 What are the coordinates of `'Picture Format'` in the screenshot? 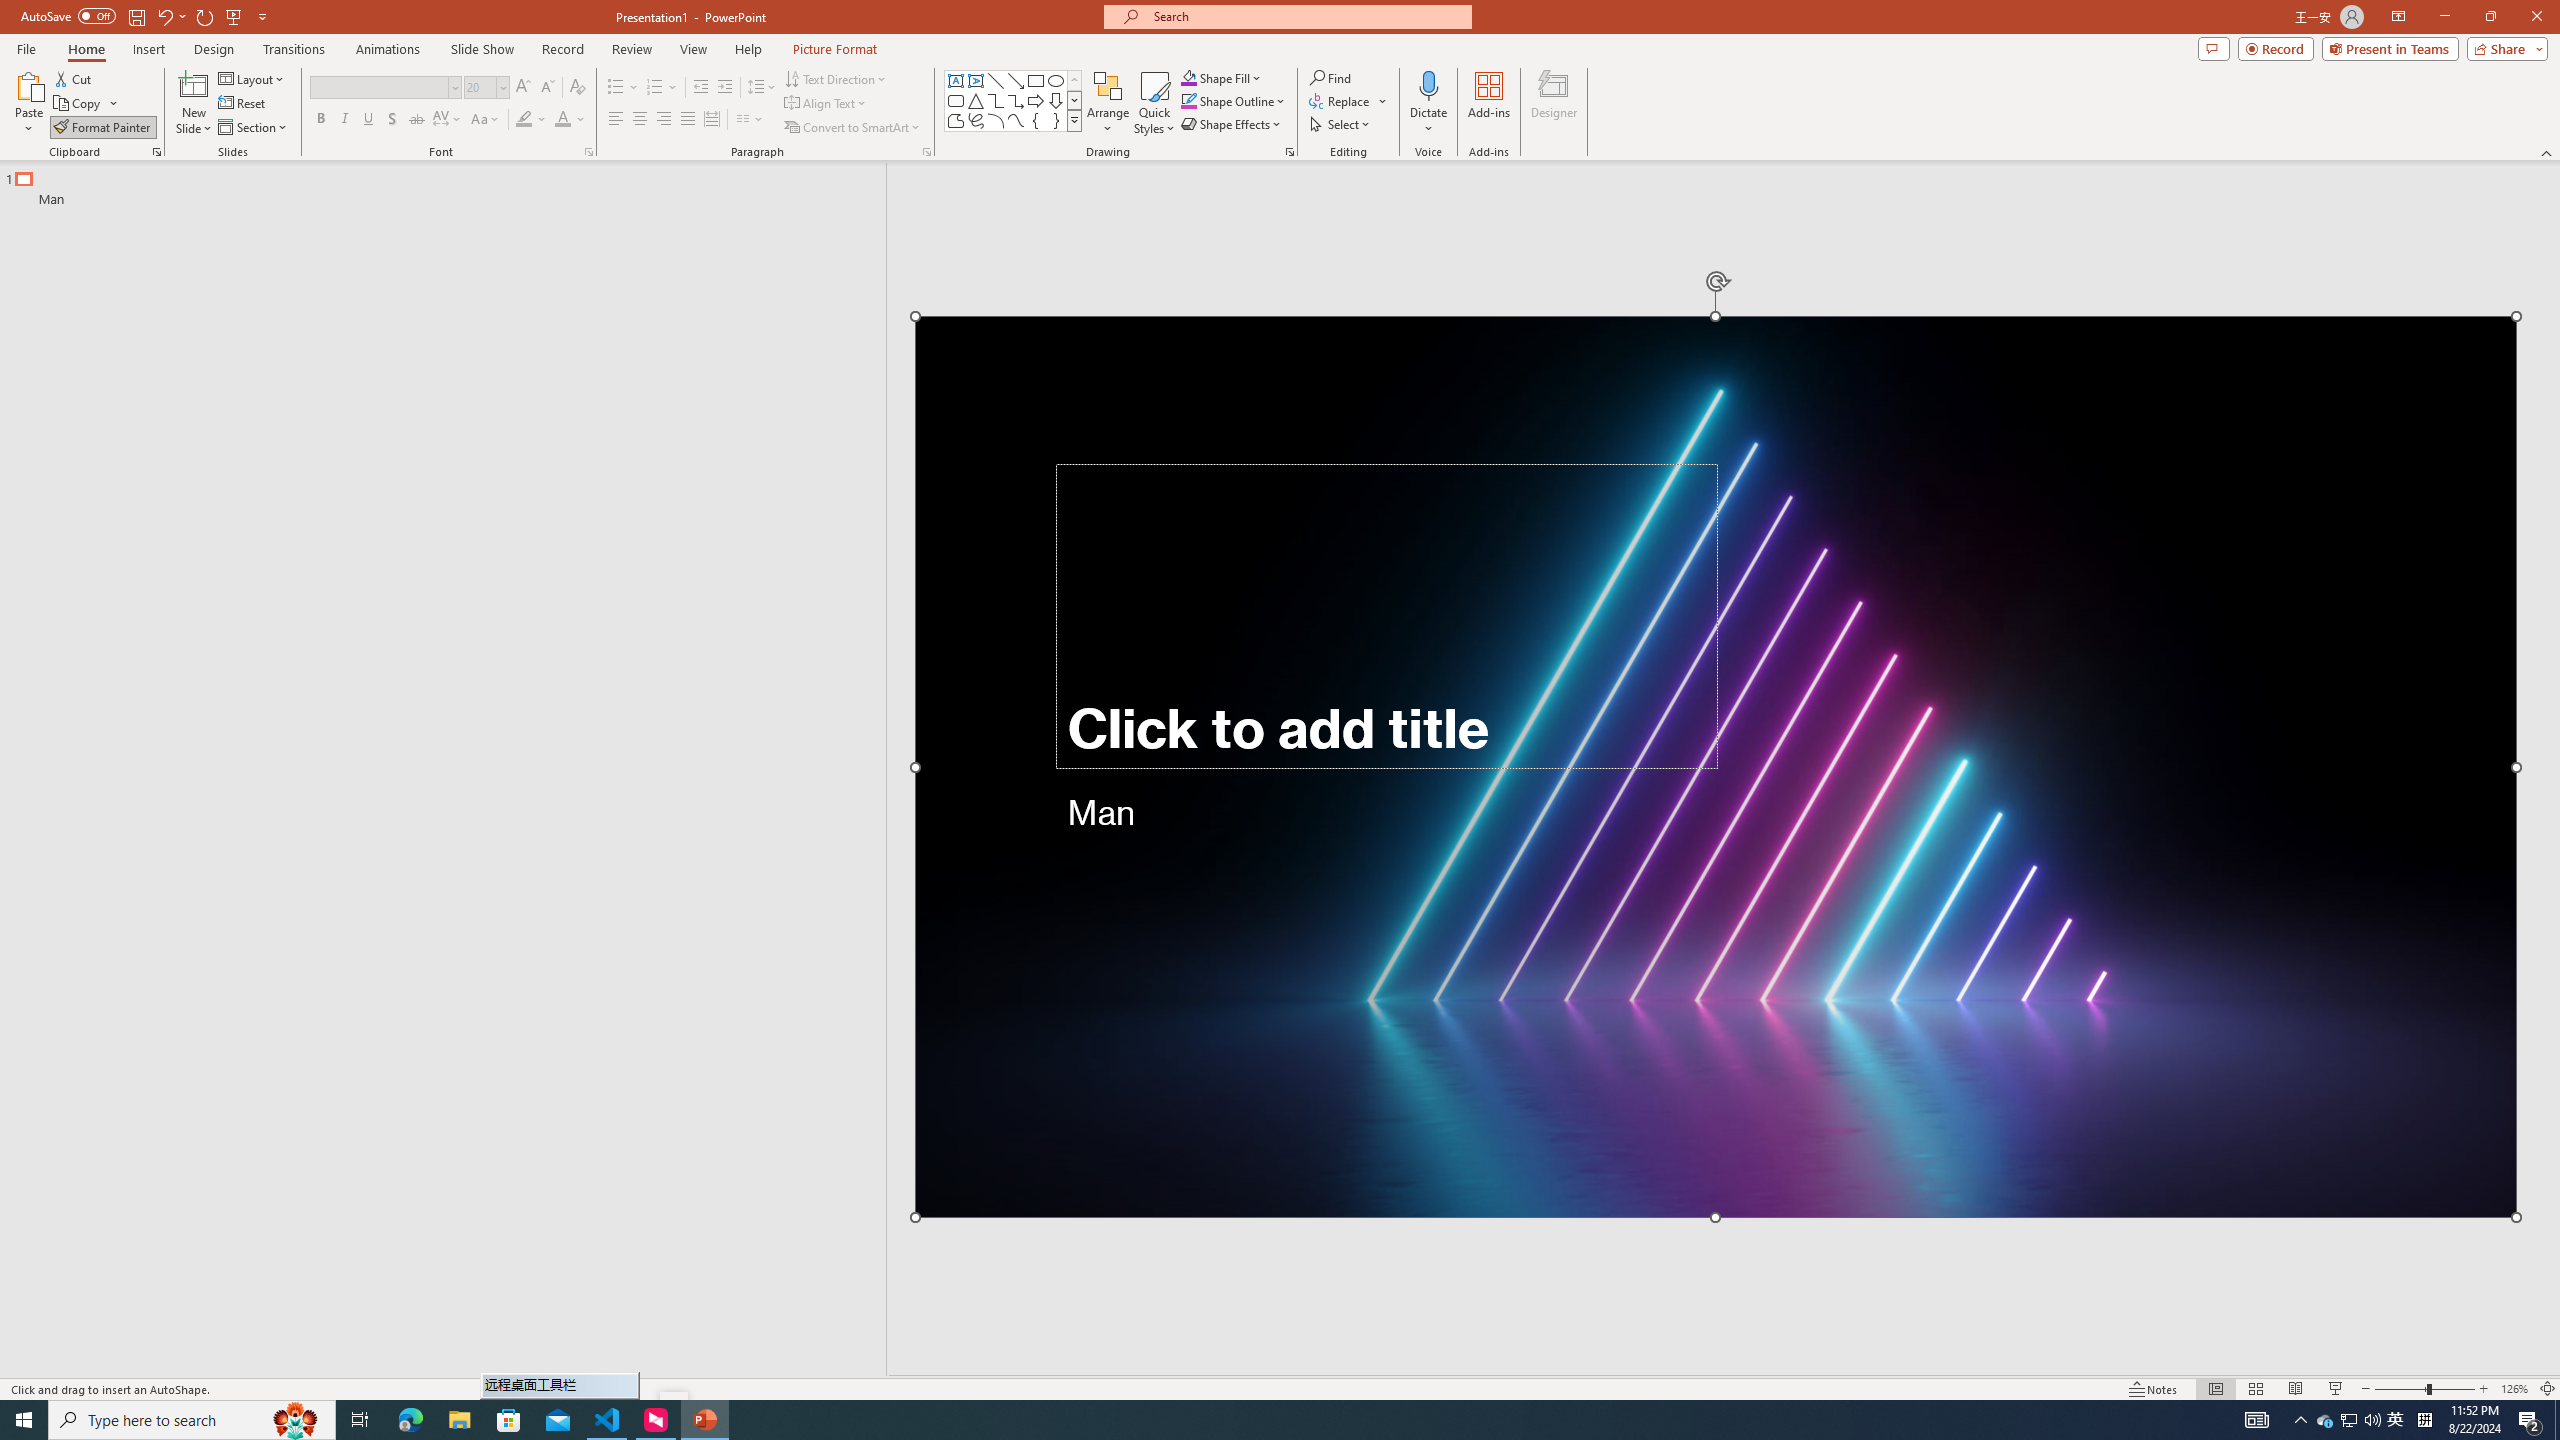 It's located at (835, 49).